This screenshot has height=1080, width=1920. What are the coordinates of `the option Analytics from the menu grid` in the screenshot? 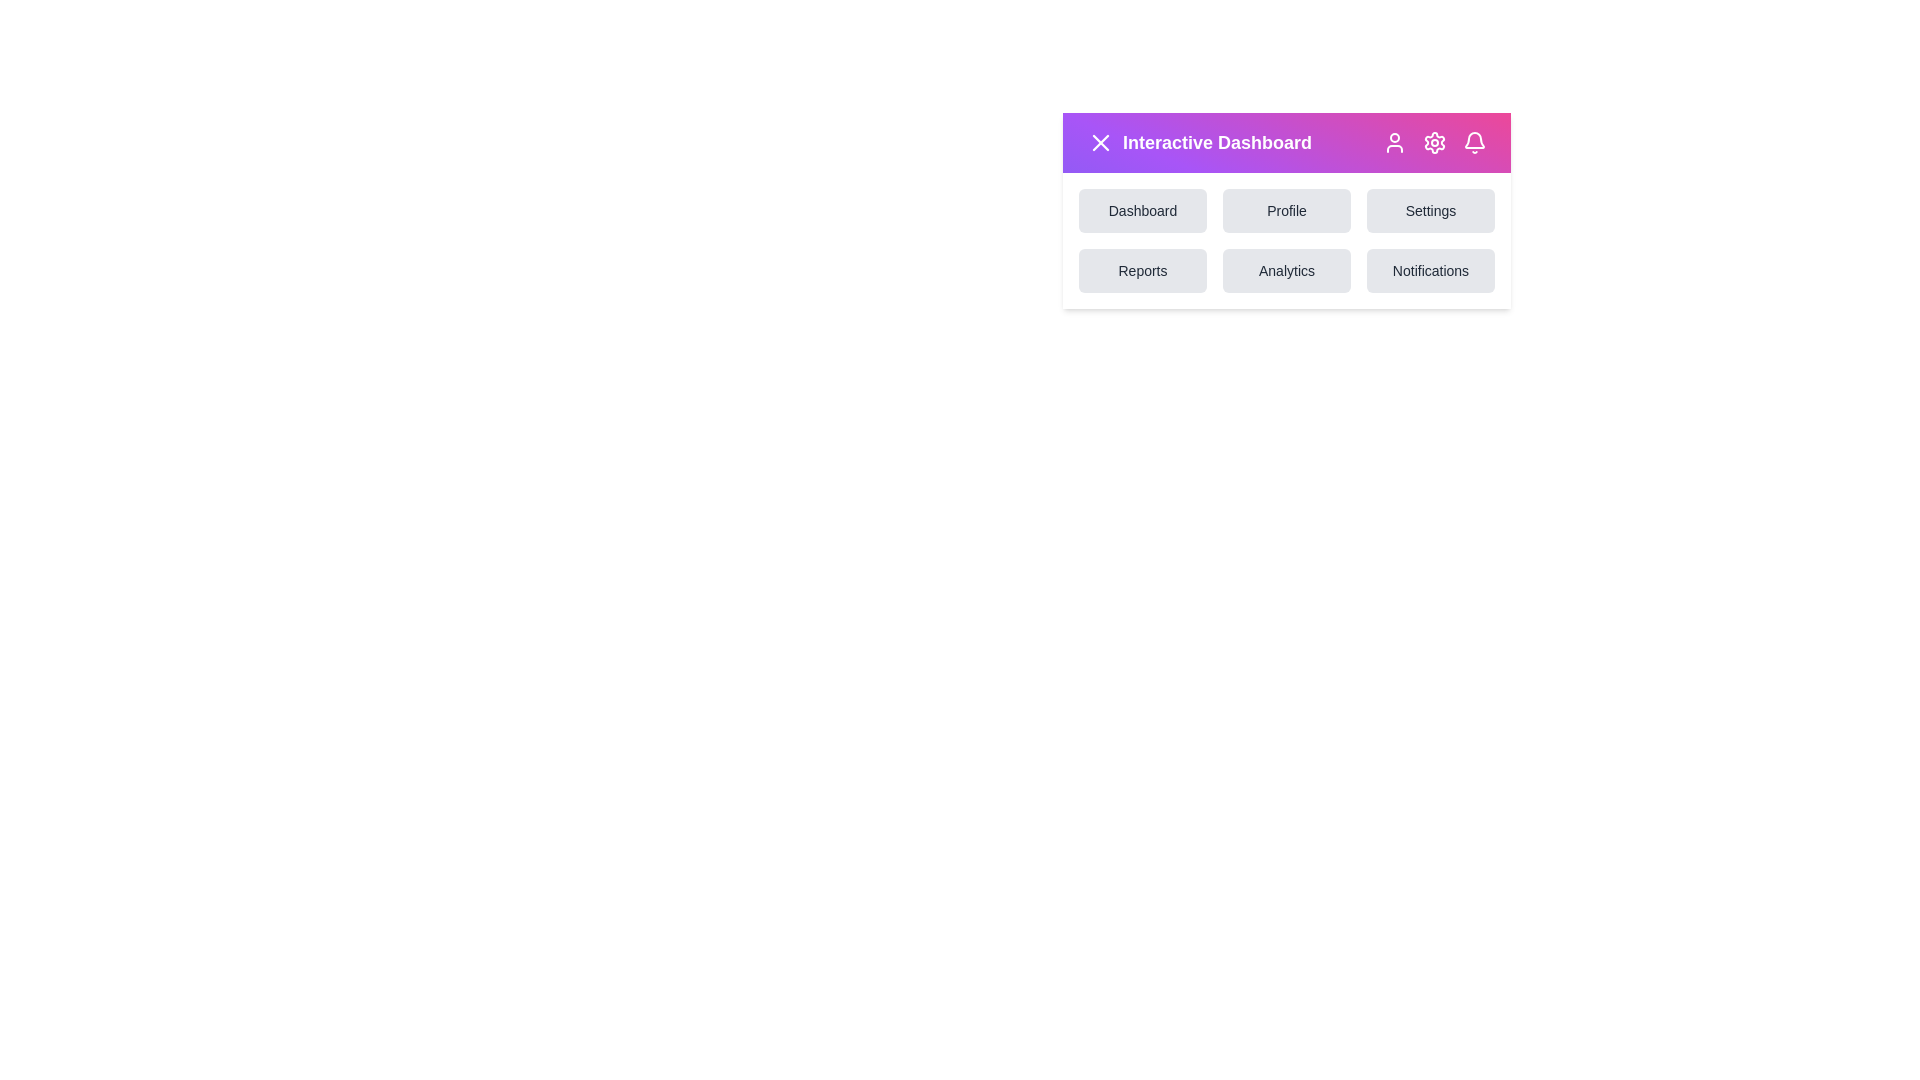 It's located at (1286, 270).